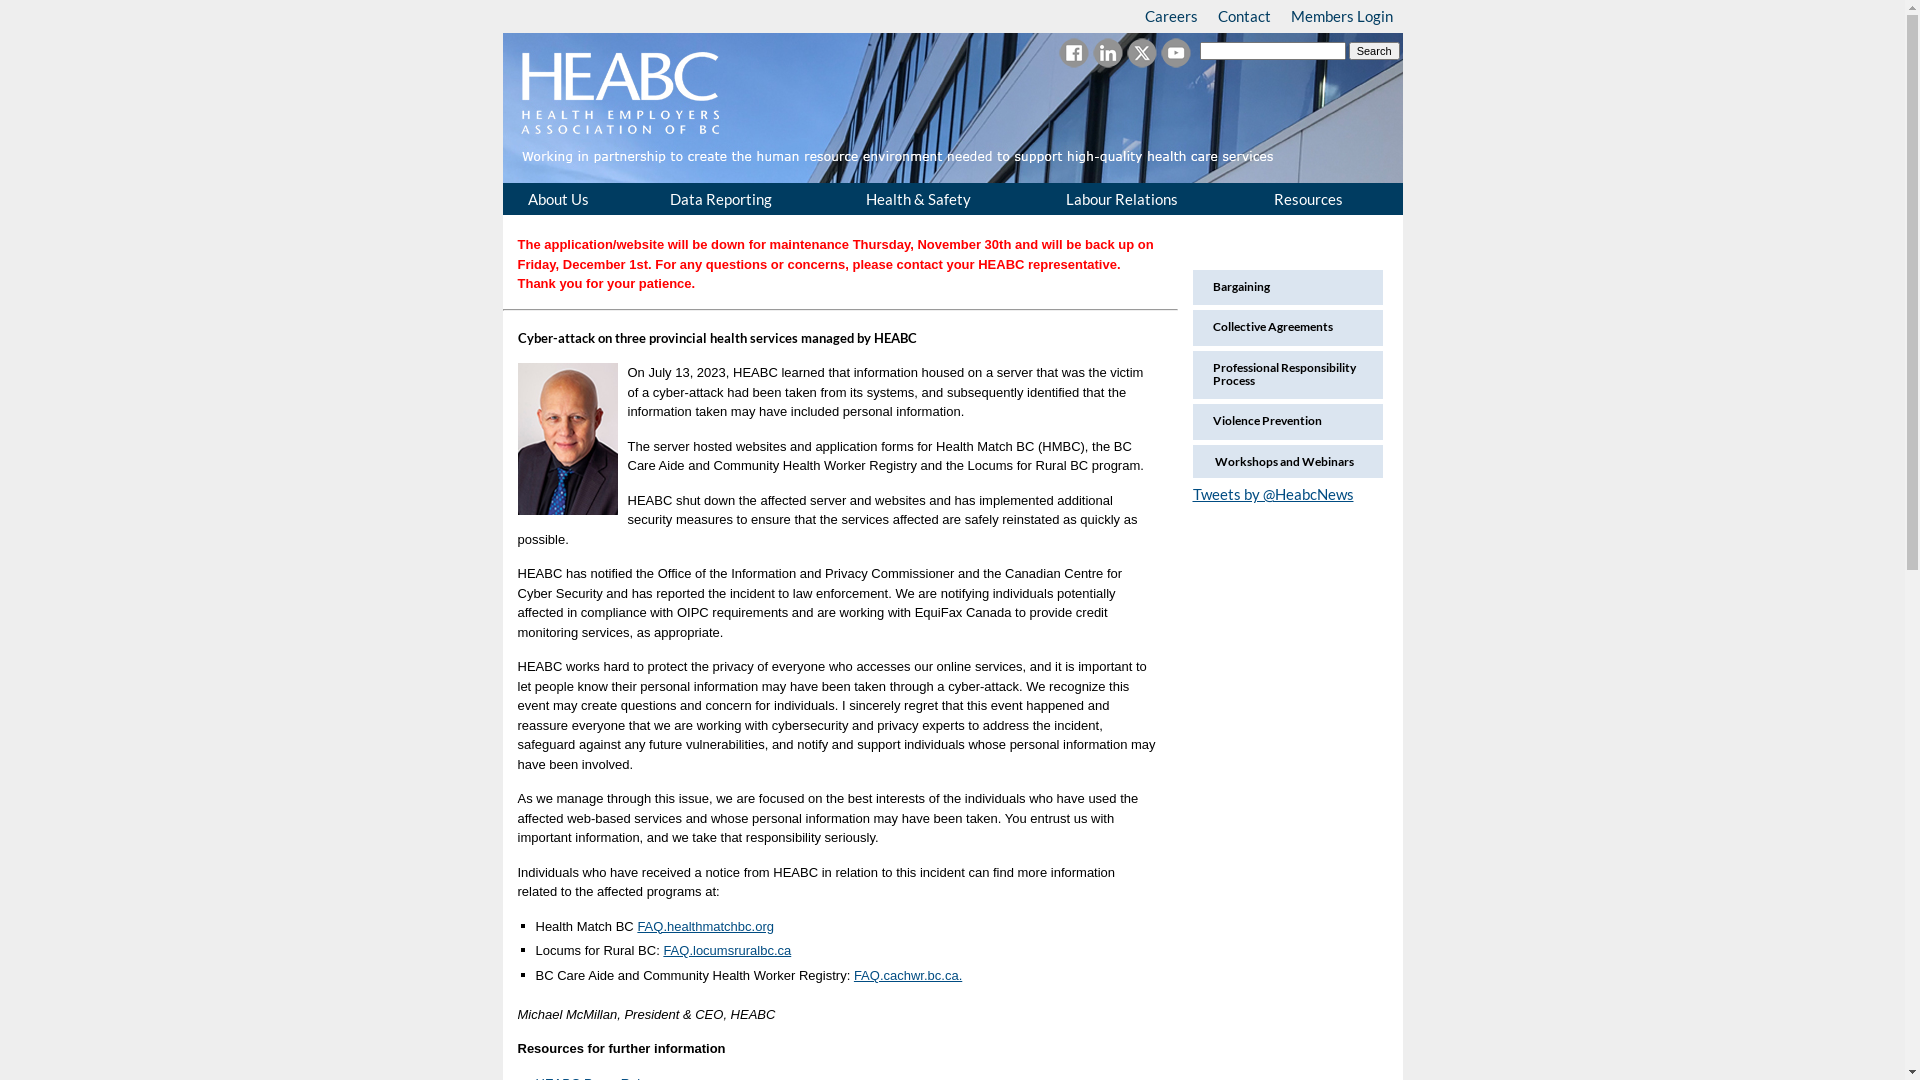 The image size is (1920, 1080). What do you see at coordinates (1373, 49) in the screenshot?
I see `'Search'` at bounding box center [1373, 49].